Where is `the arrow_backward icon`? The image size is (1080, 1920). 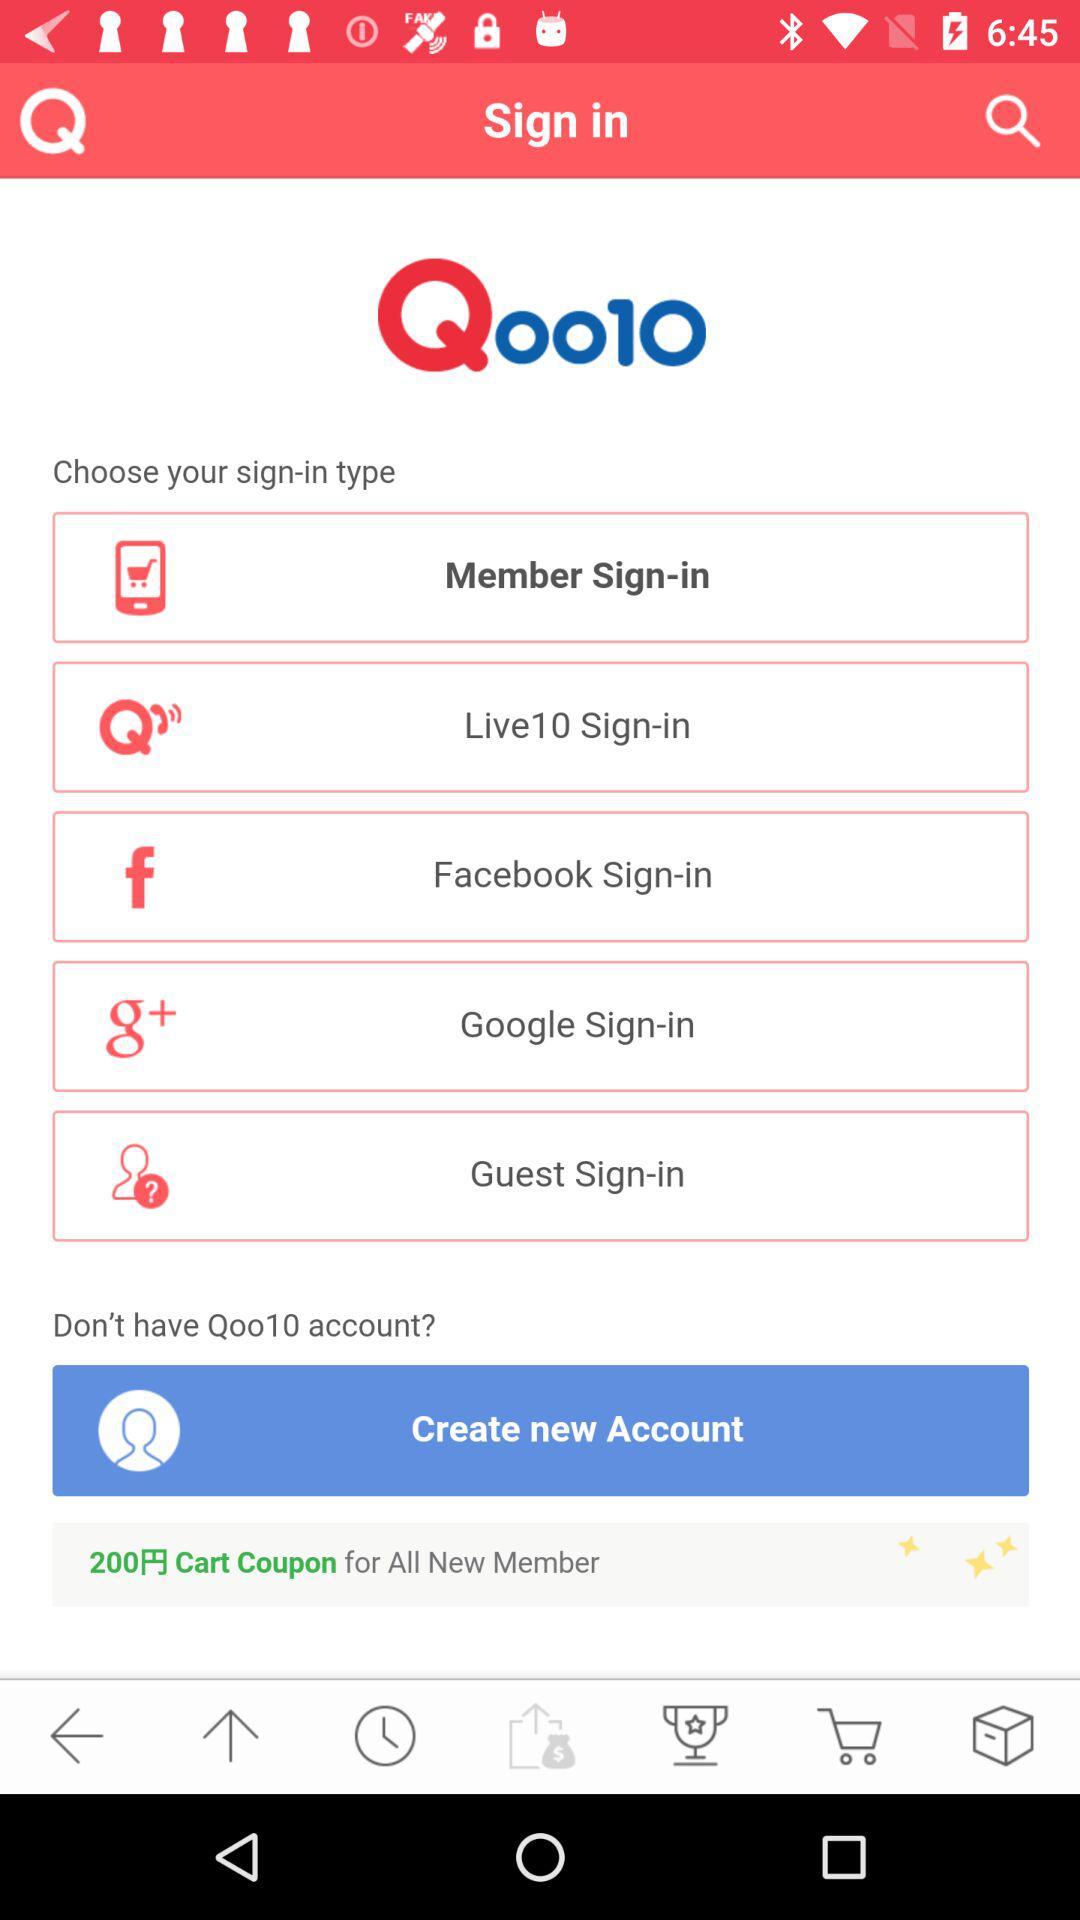 the arrow_backward icon is located at coordinates (75, 1734).